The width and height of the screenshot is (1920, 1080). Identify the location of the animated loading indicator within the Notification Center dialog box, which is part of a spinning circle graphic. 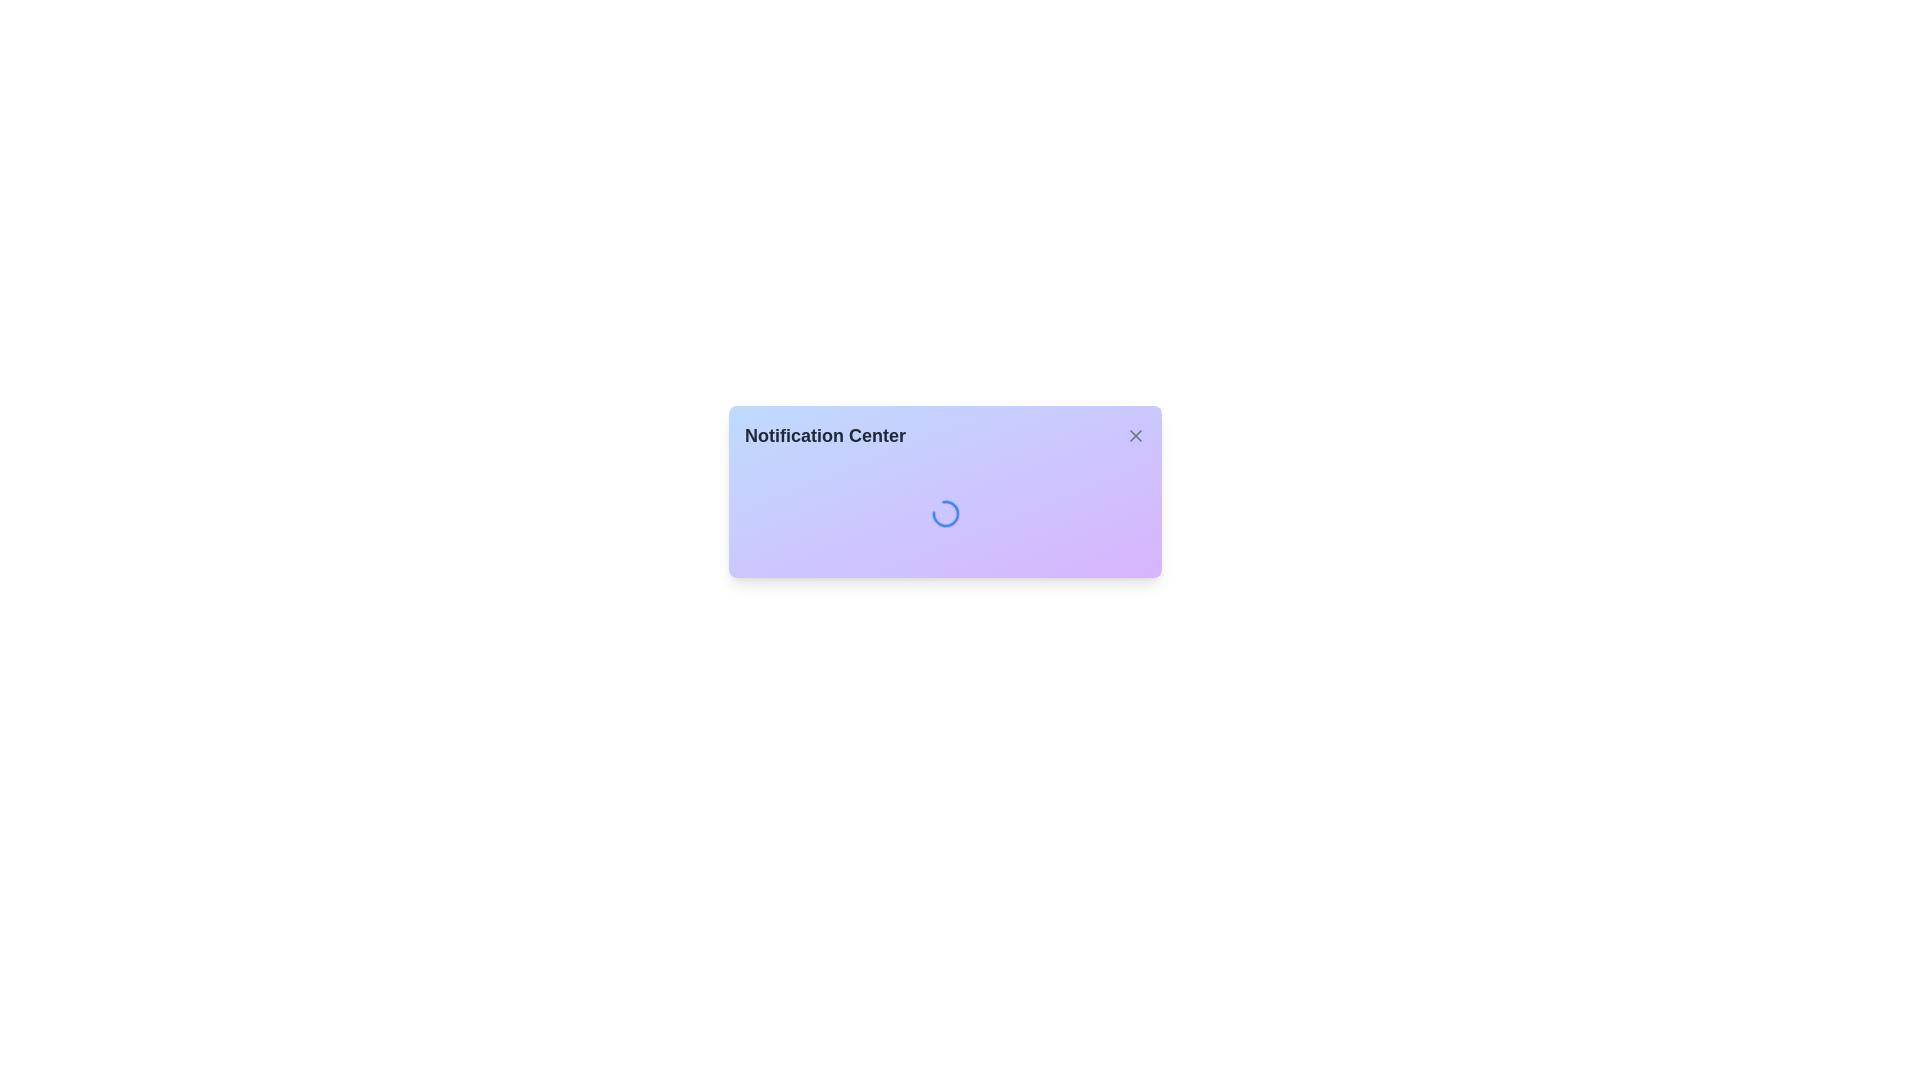
(944, 512).